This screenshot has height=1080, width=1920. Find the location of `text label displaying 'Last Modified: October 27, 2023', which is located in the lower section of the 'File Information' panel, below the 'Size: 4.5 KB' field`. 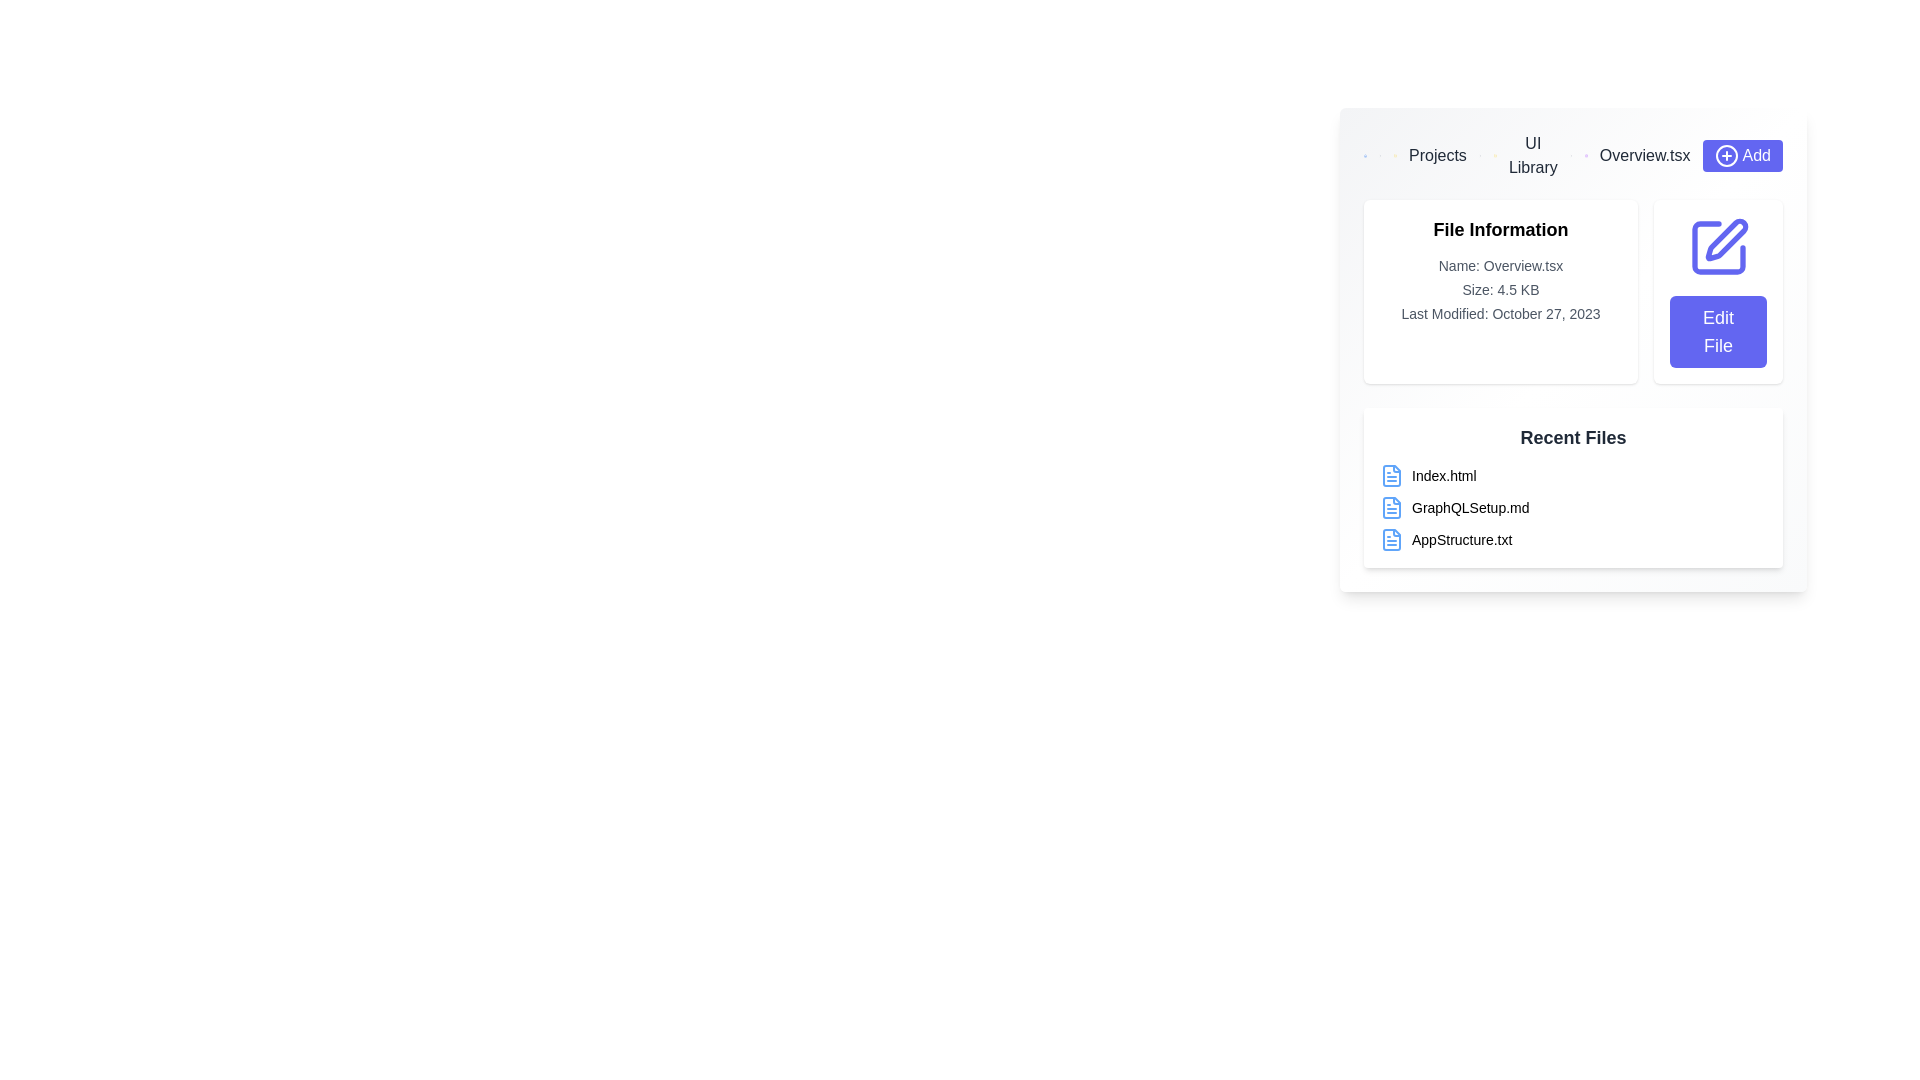

text label displaying 'Last Modified: October 27, 2023', which is located in the lower section of the 'File Information' panel, below the 'Size: 4.5 KB' field is located at coordinates (1501, 313).